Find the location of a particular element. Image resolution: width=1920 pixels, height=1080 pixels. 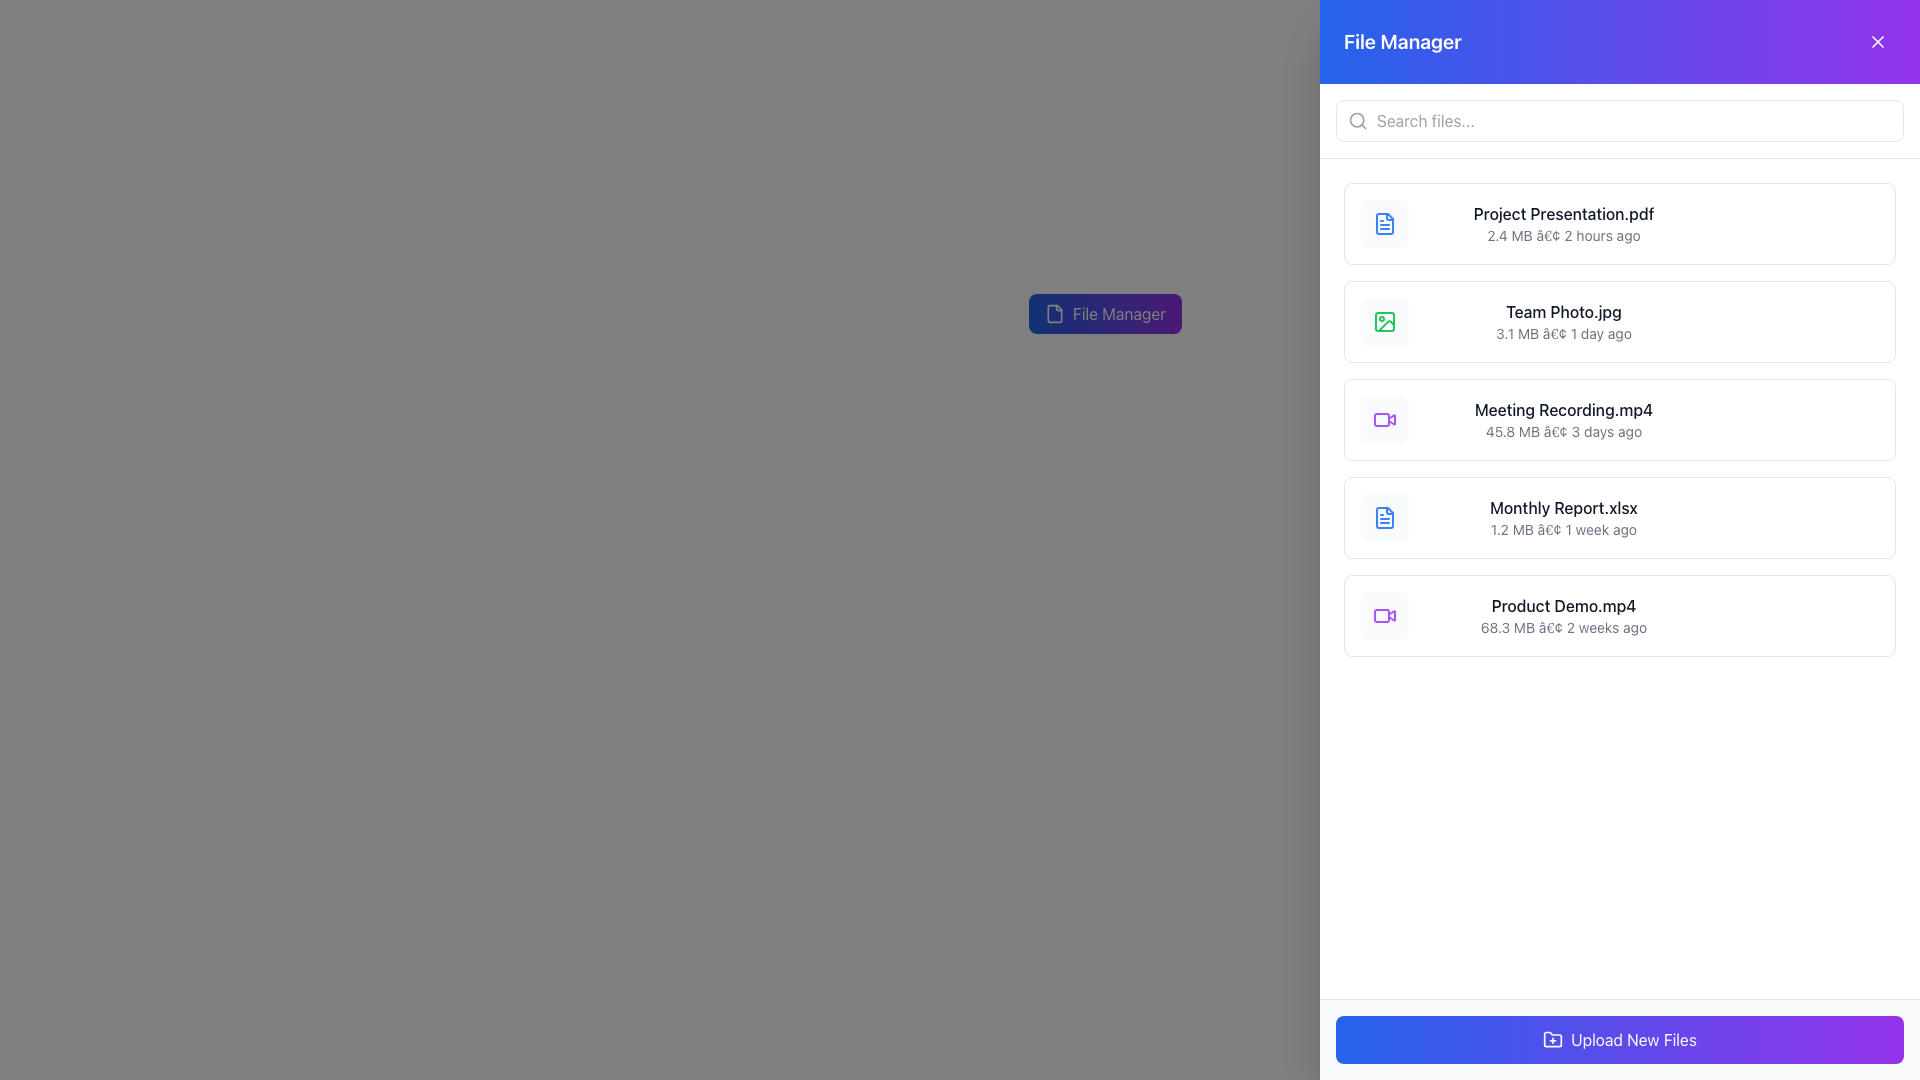

attributes of the central circle within the search icon, which is part of the larger SVG component located at the specified coordinates is located at coordinates (1357, 120).